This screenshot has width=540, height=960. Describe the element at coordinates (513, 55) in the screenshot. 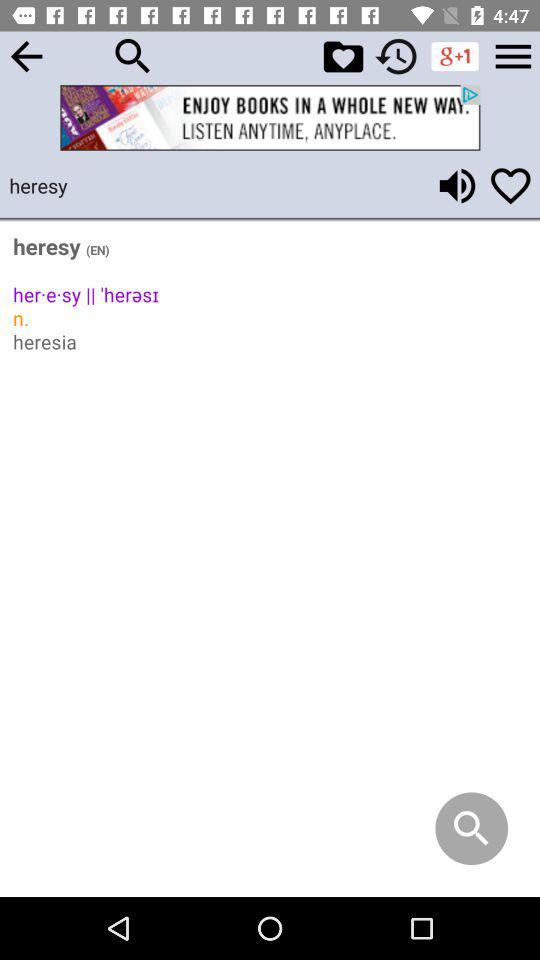

I see `settings` at that location.